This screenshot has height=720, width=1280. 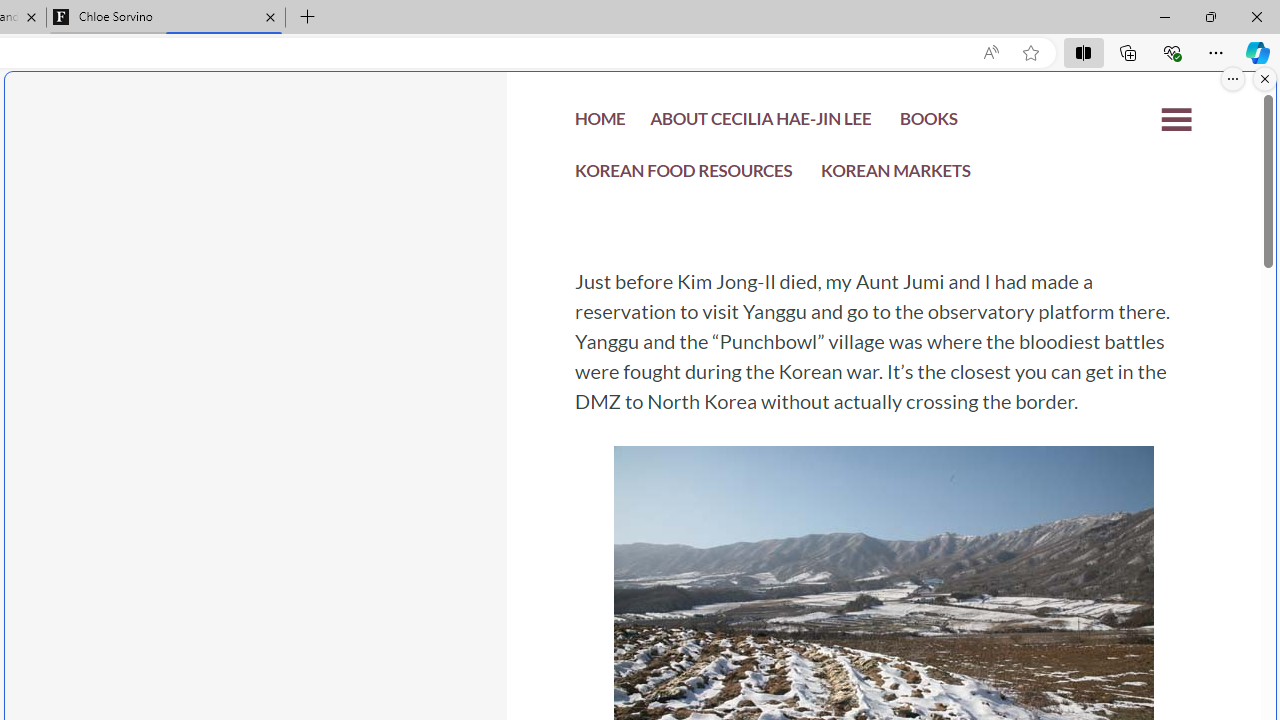 I want to click on 'KOREAN FOOD RESOURCES', so click(x=684, y=175).